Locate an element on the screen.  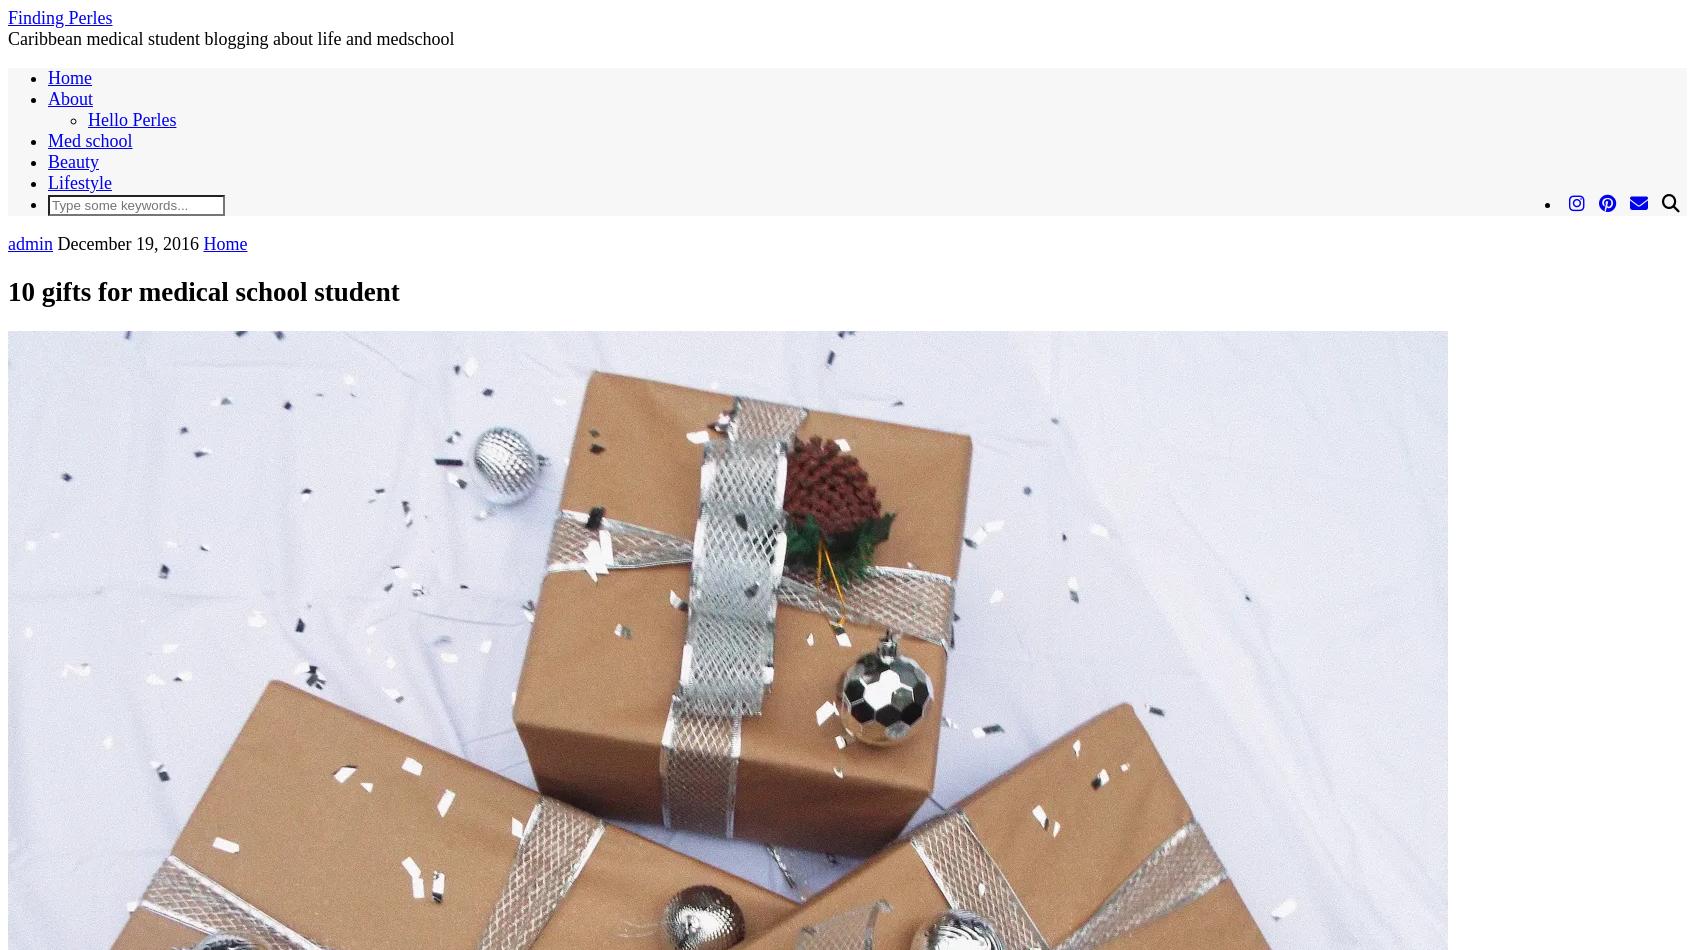
'Beauty' is located at coordinates (72, 161).